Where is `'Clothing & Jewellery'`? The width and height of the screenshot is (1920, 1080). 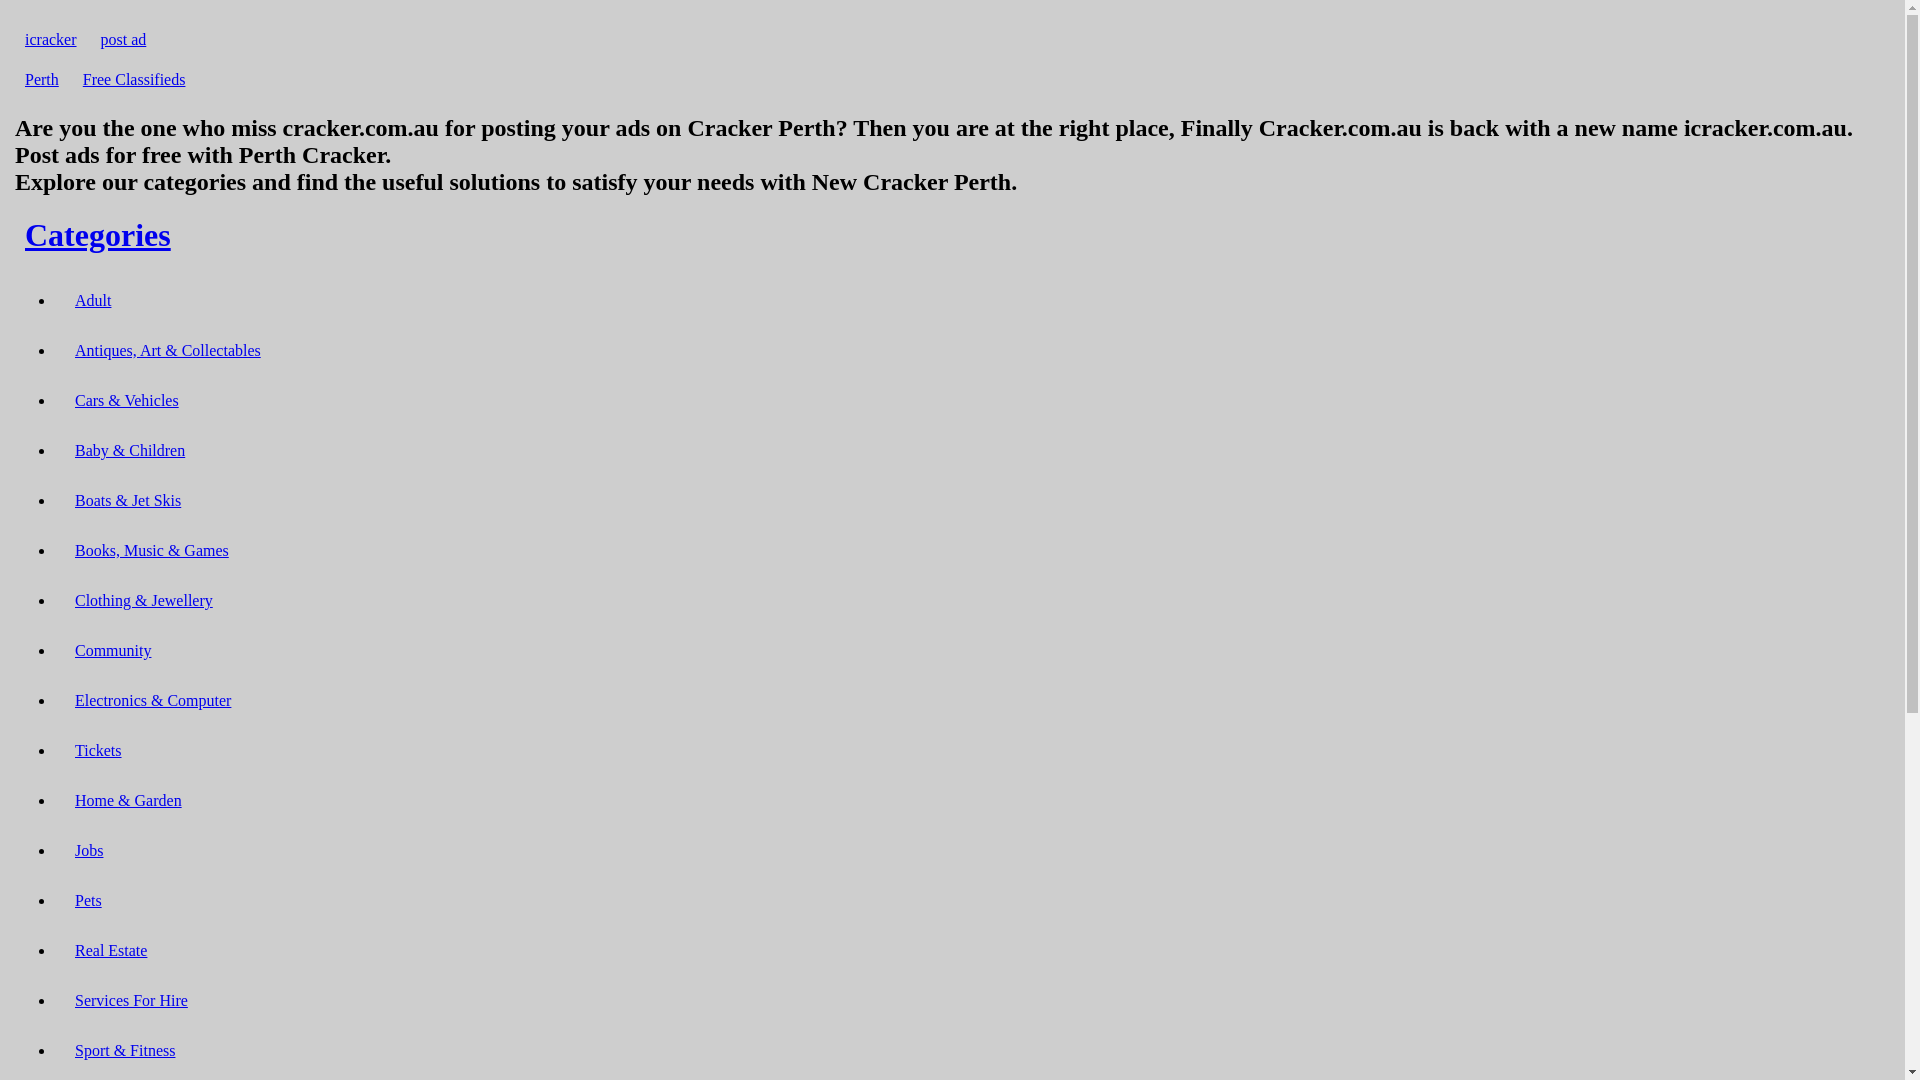 'Clothing & Jewellery' is located at coordinates (65, 599).